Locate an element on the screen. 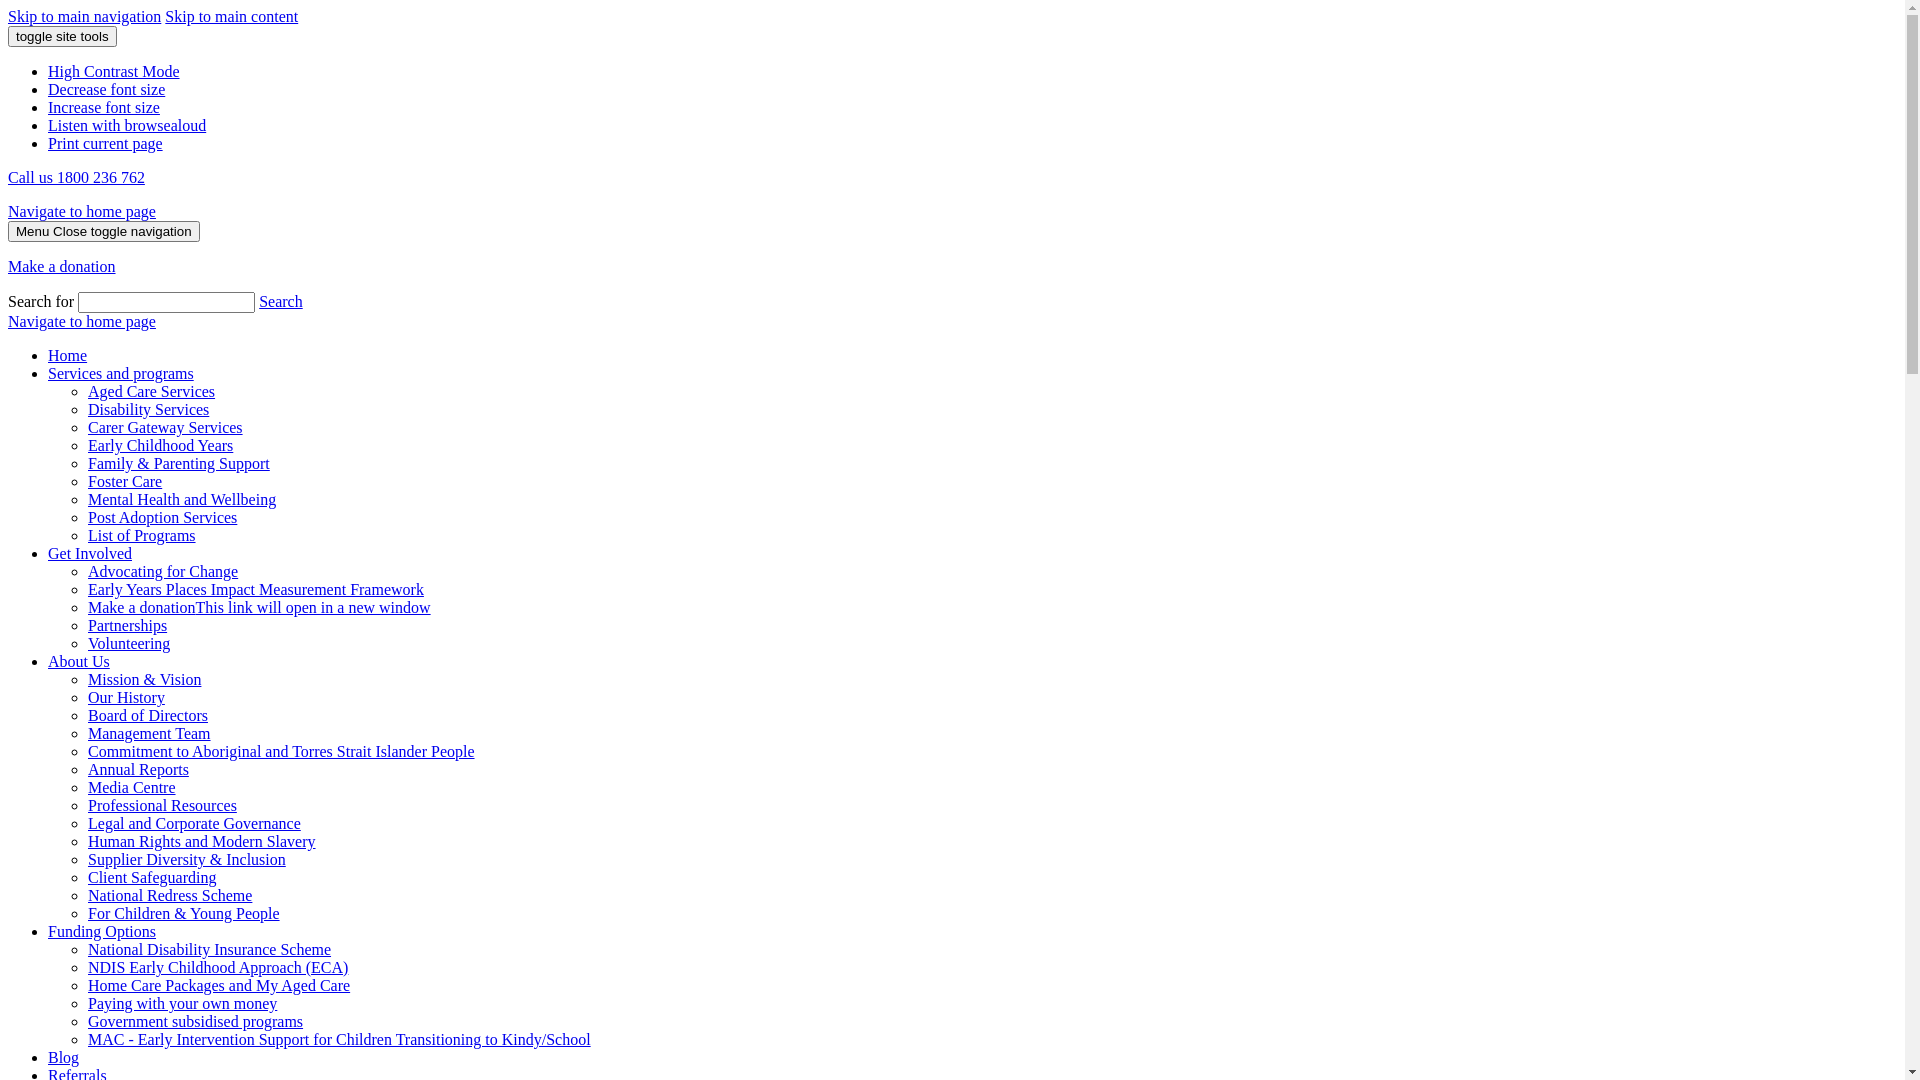 The width and height of the screenshot is (1920, 1080). 'Annual Reports' is located at coordinates (137, 768).